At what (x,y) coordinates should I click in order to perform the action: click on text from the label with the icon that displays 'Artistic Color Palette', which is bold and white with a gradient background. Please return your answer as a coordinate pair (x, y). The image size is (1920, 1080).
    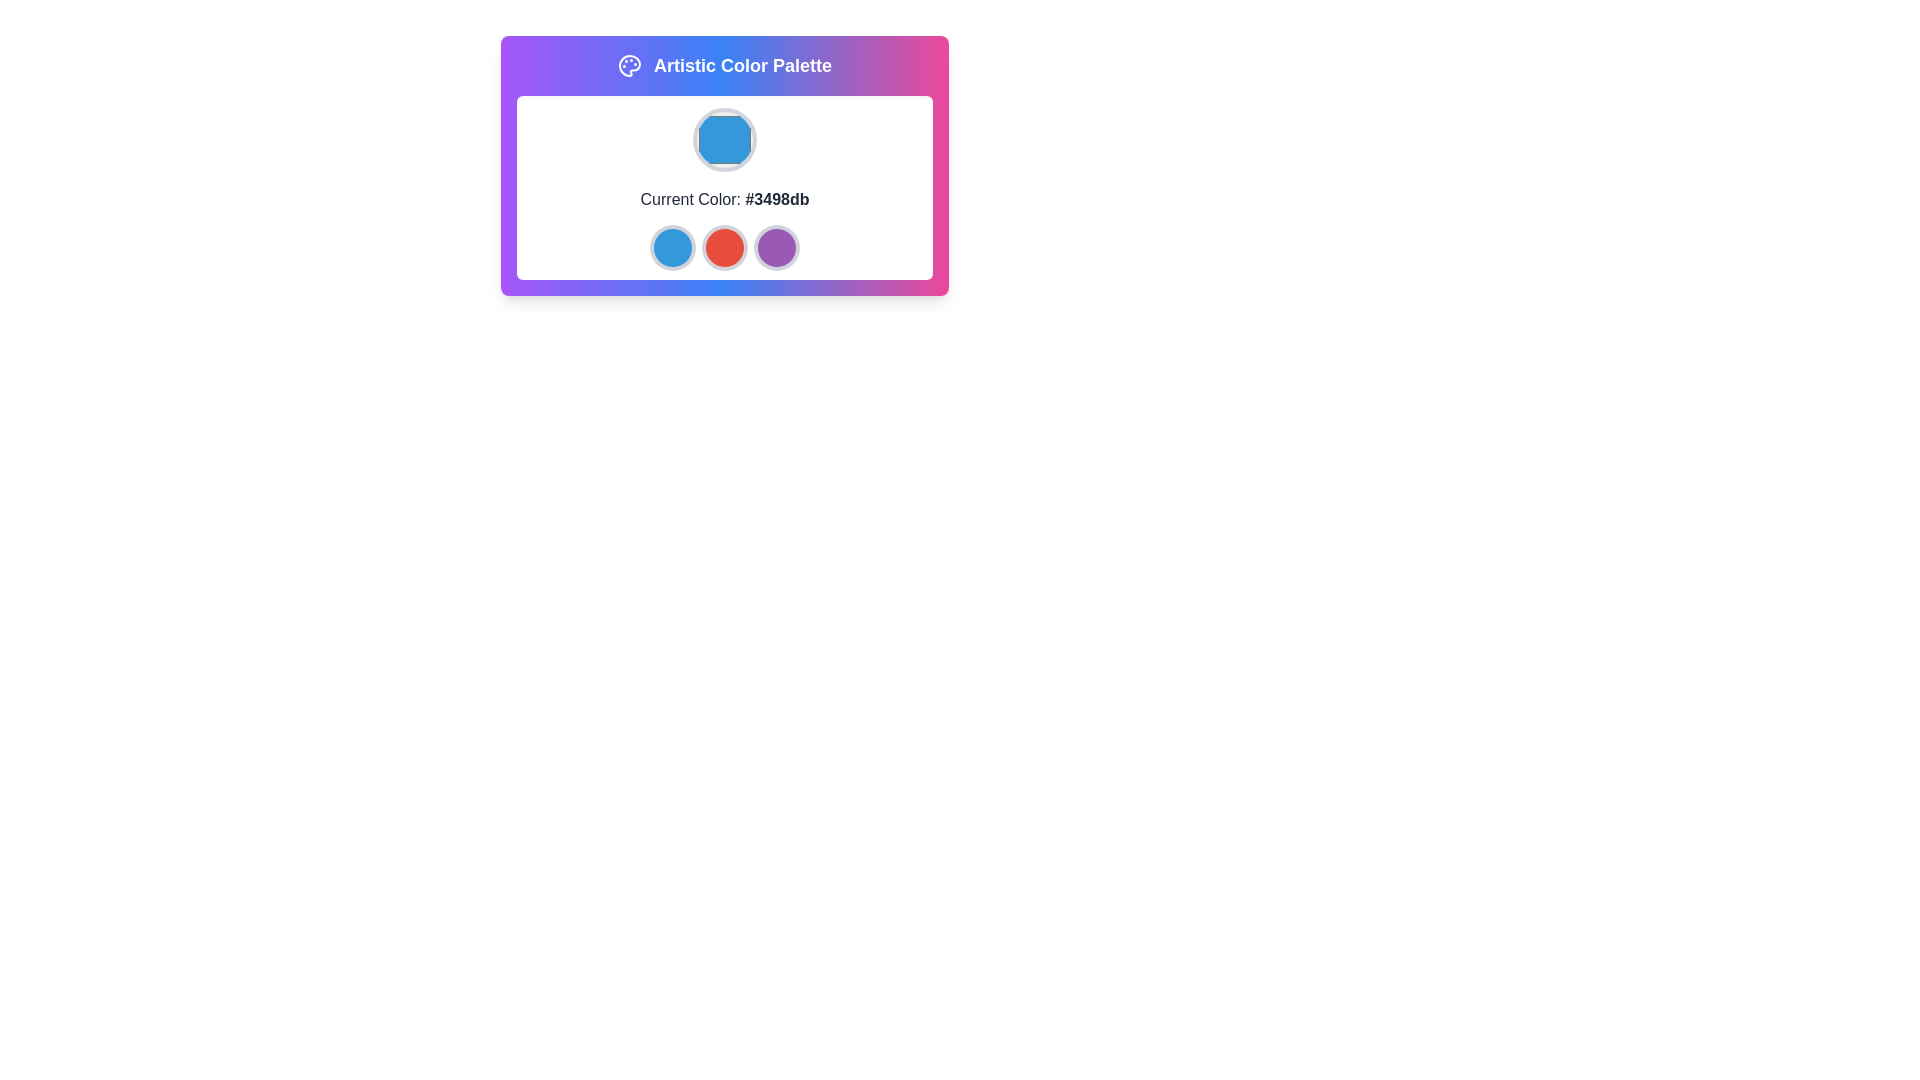
    Looking at the image, I should click on (723, 64).